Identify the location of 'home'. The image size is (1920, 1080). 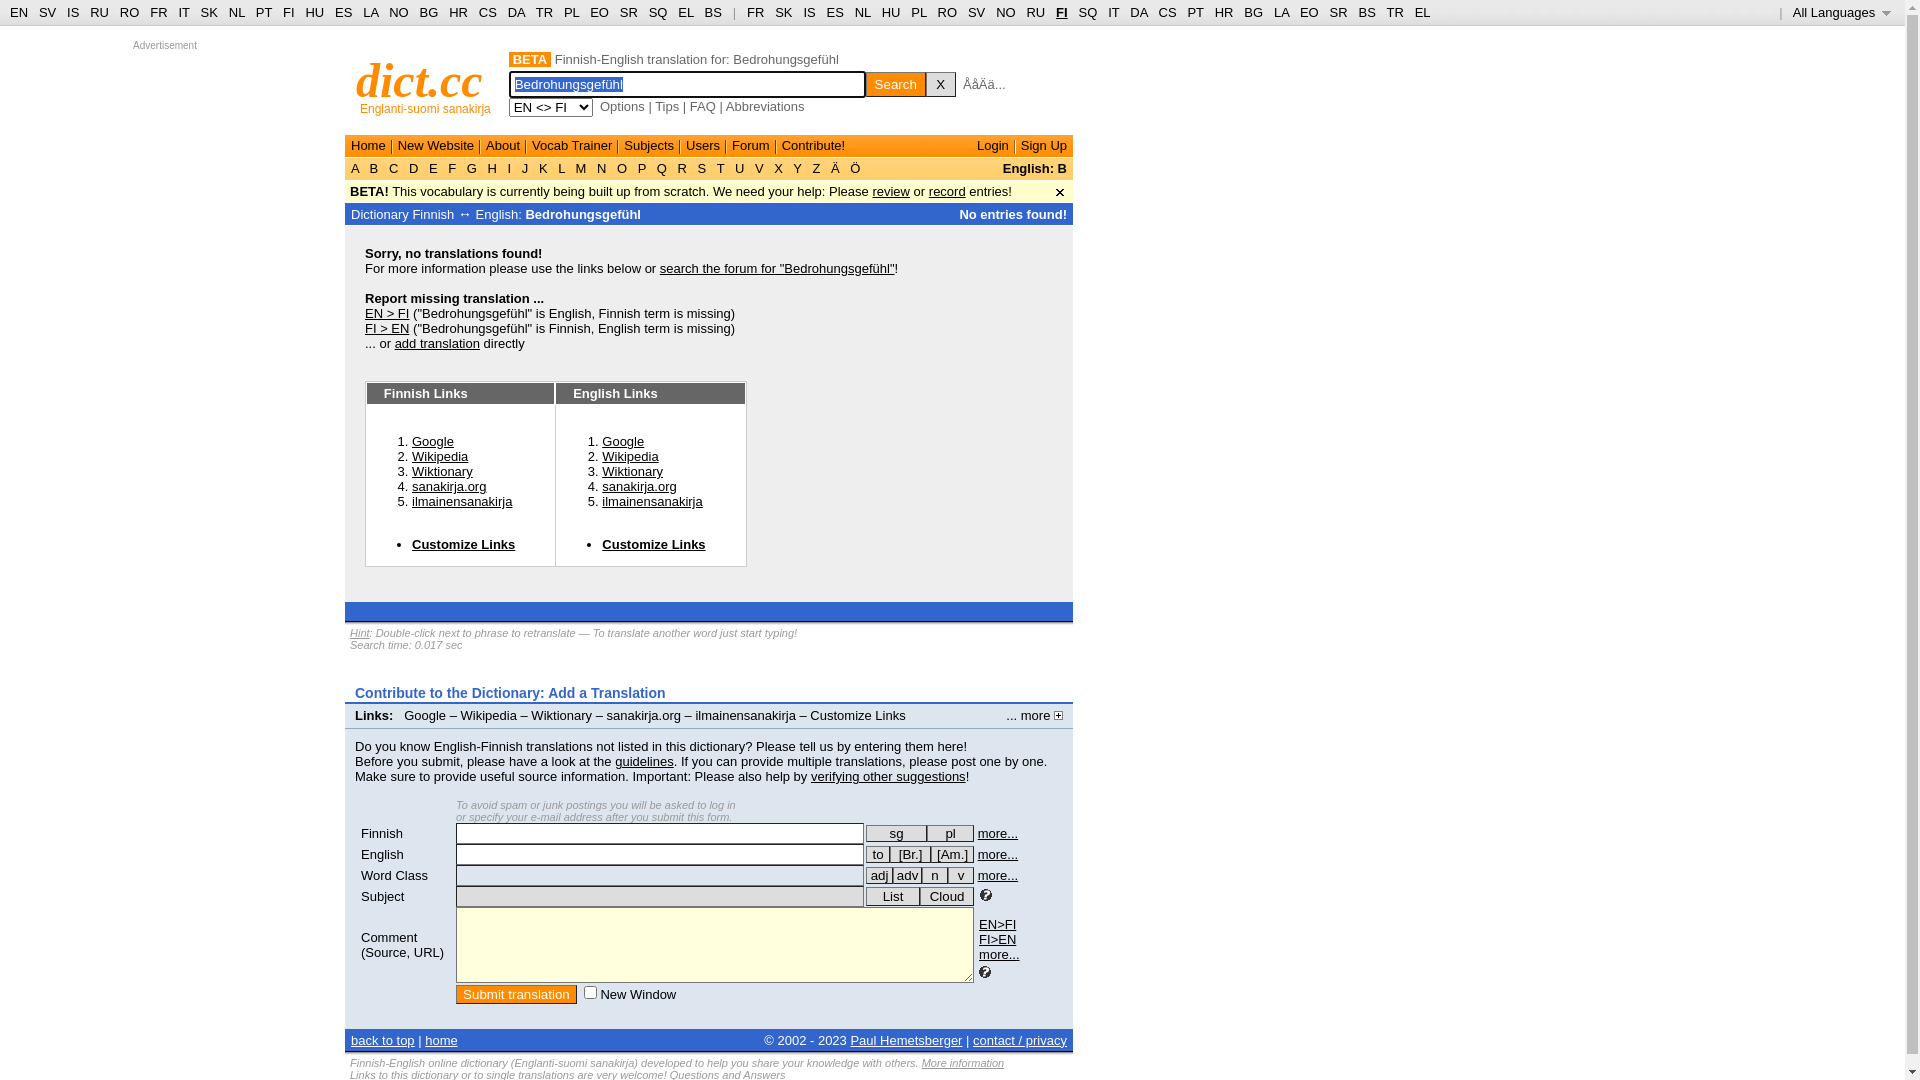
(440, 1039).